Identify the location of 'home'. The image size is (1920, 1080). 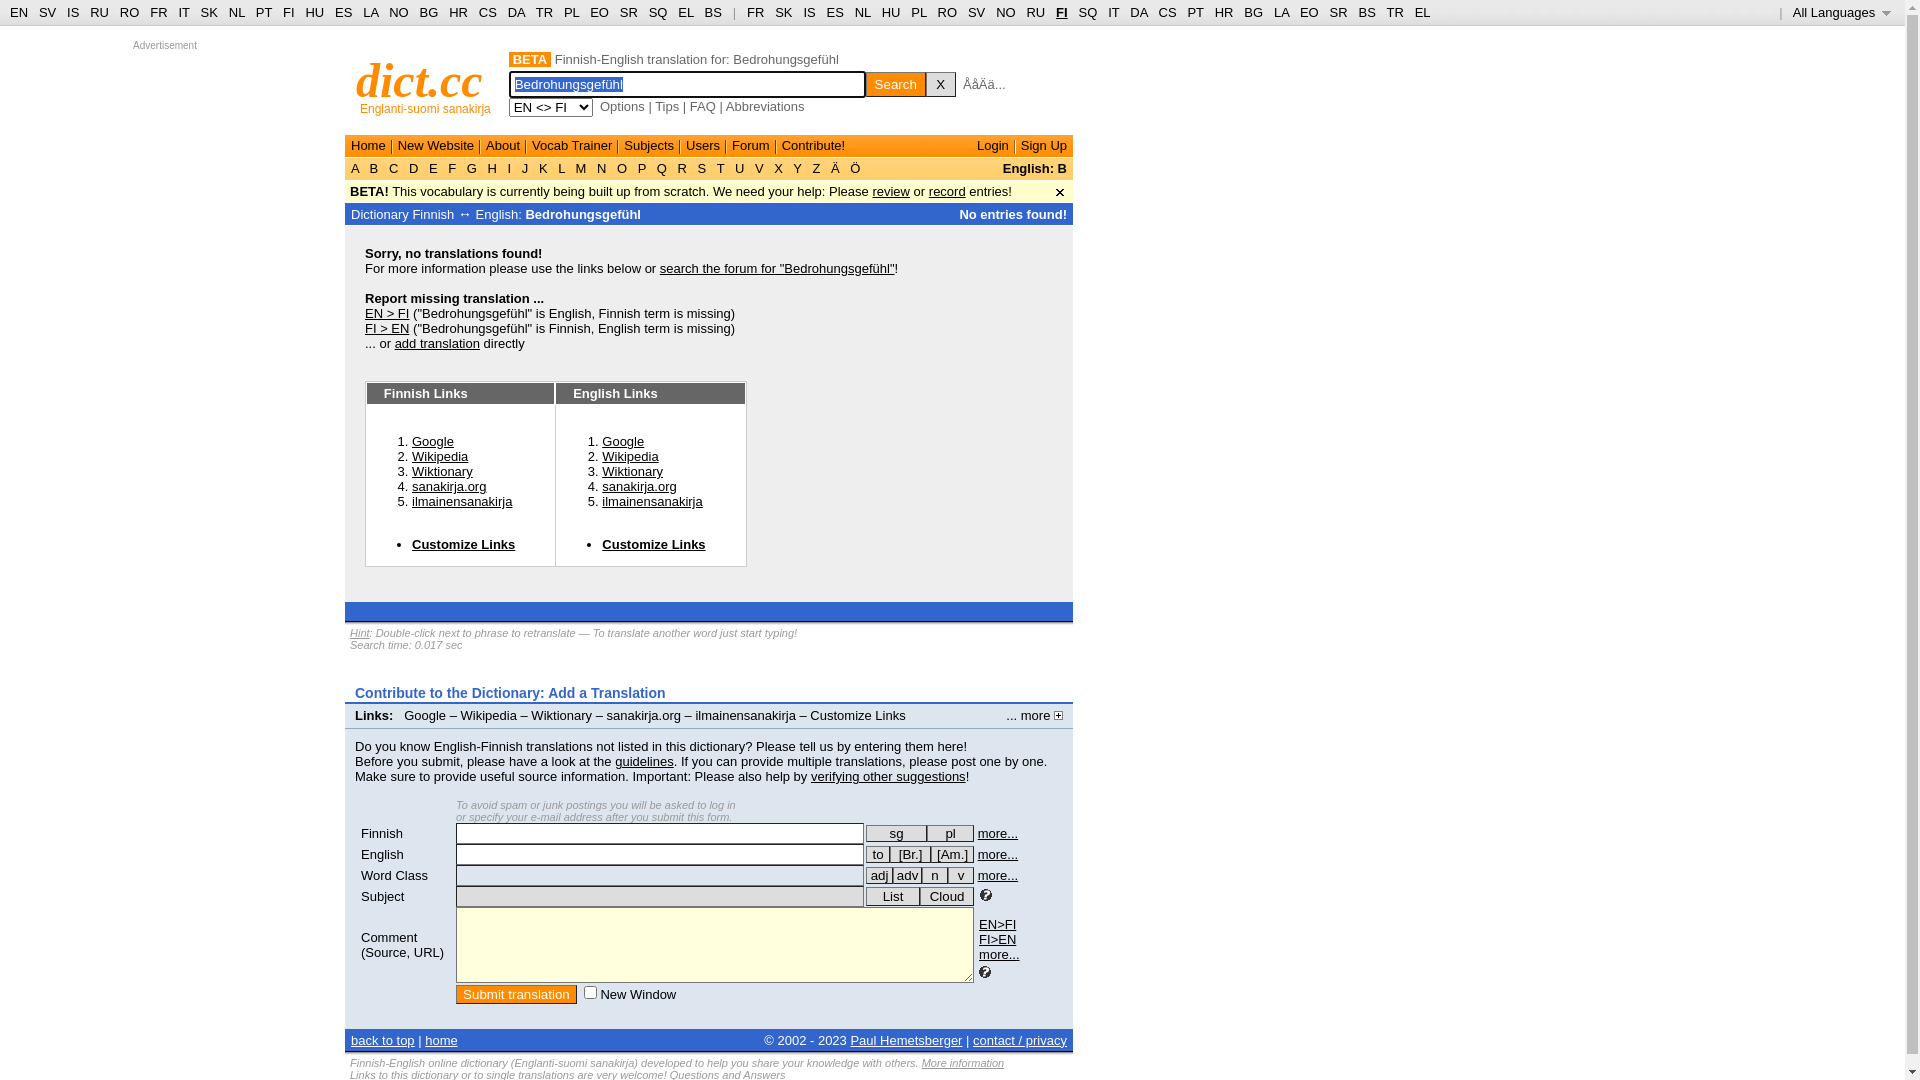
(440, 1039).